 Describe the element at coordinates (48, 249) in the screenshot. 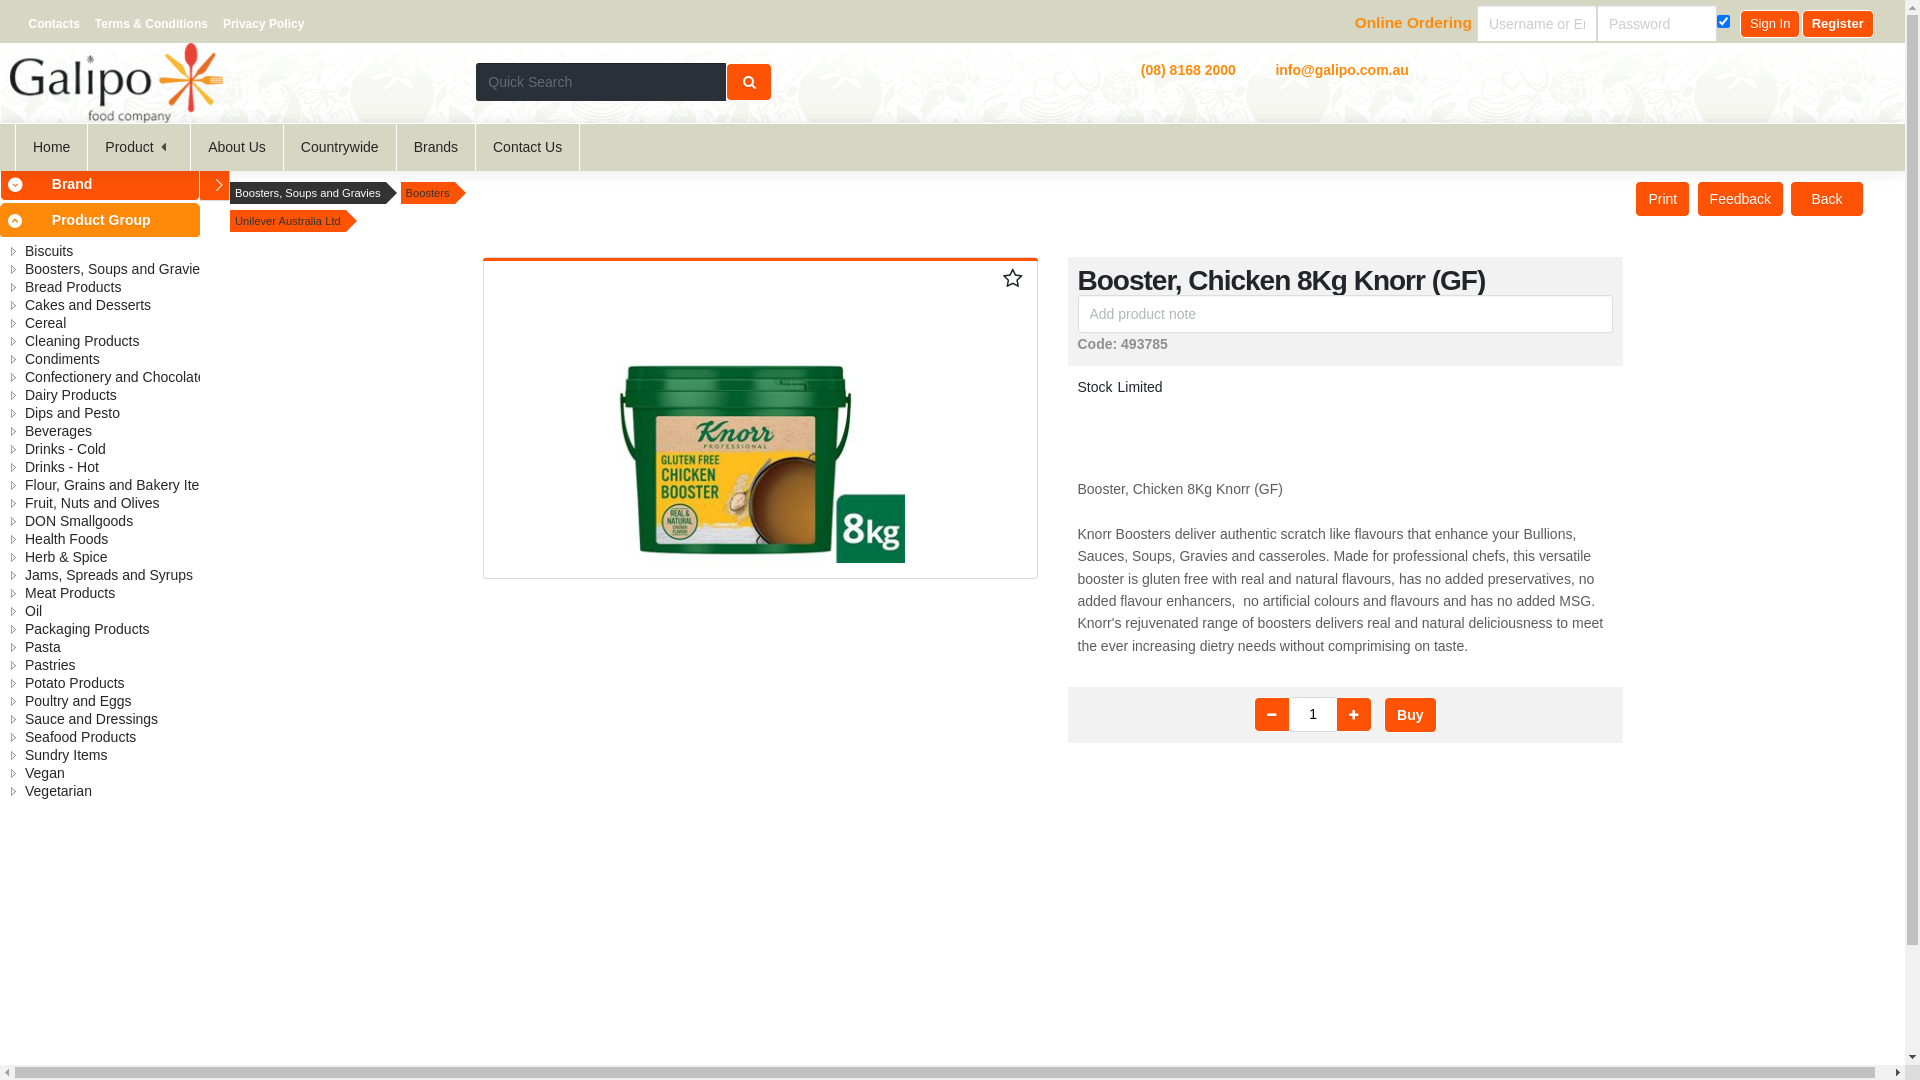

I see `'Biscuits'` at that location.